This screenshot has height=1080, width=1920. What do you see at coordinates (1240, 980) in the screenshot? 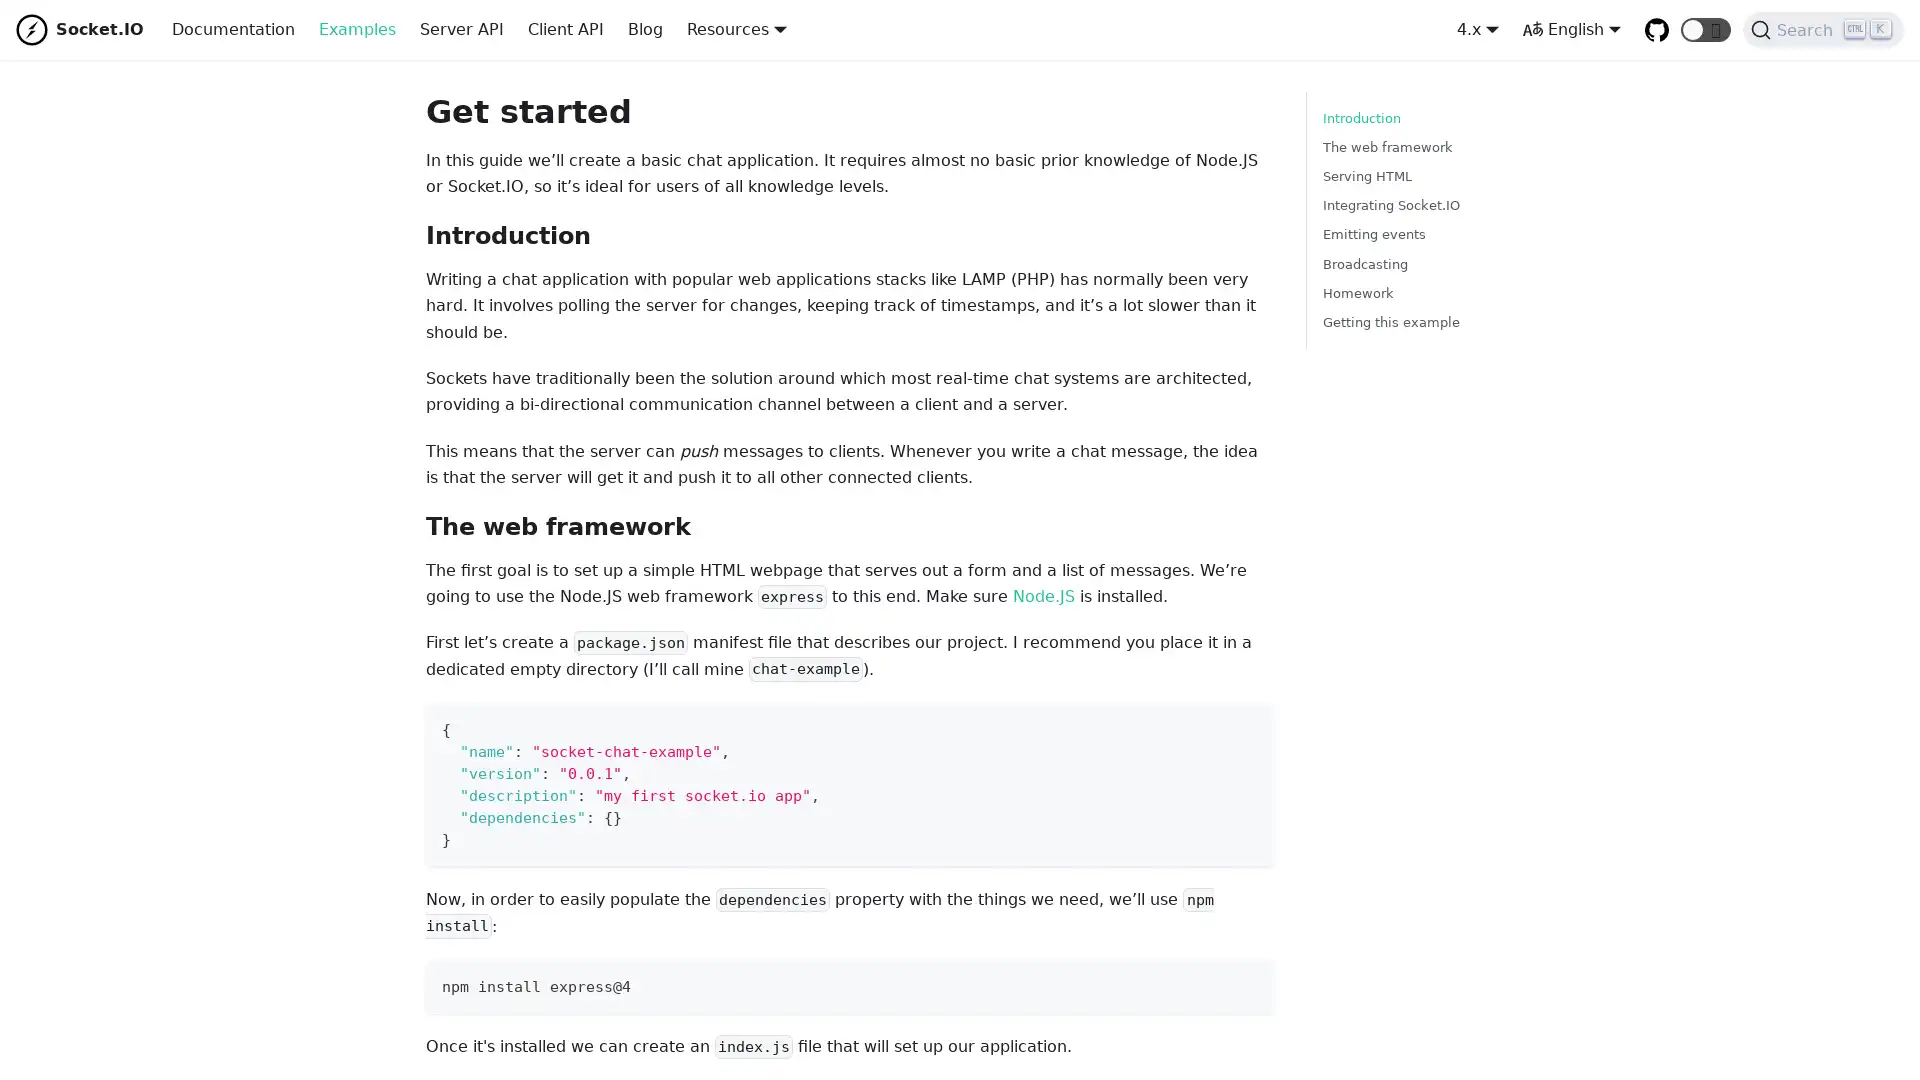
I see `Copy code to clipboard` at bounding box center [1240, 980].